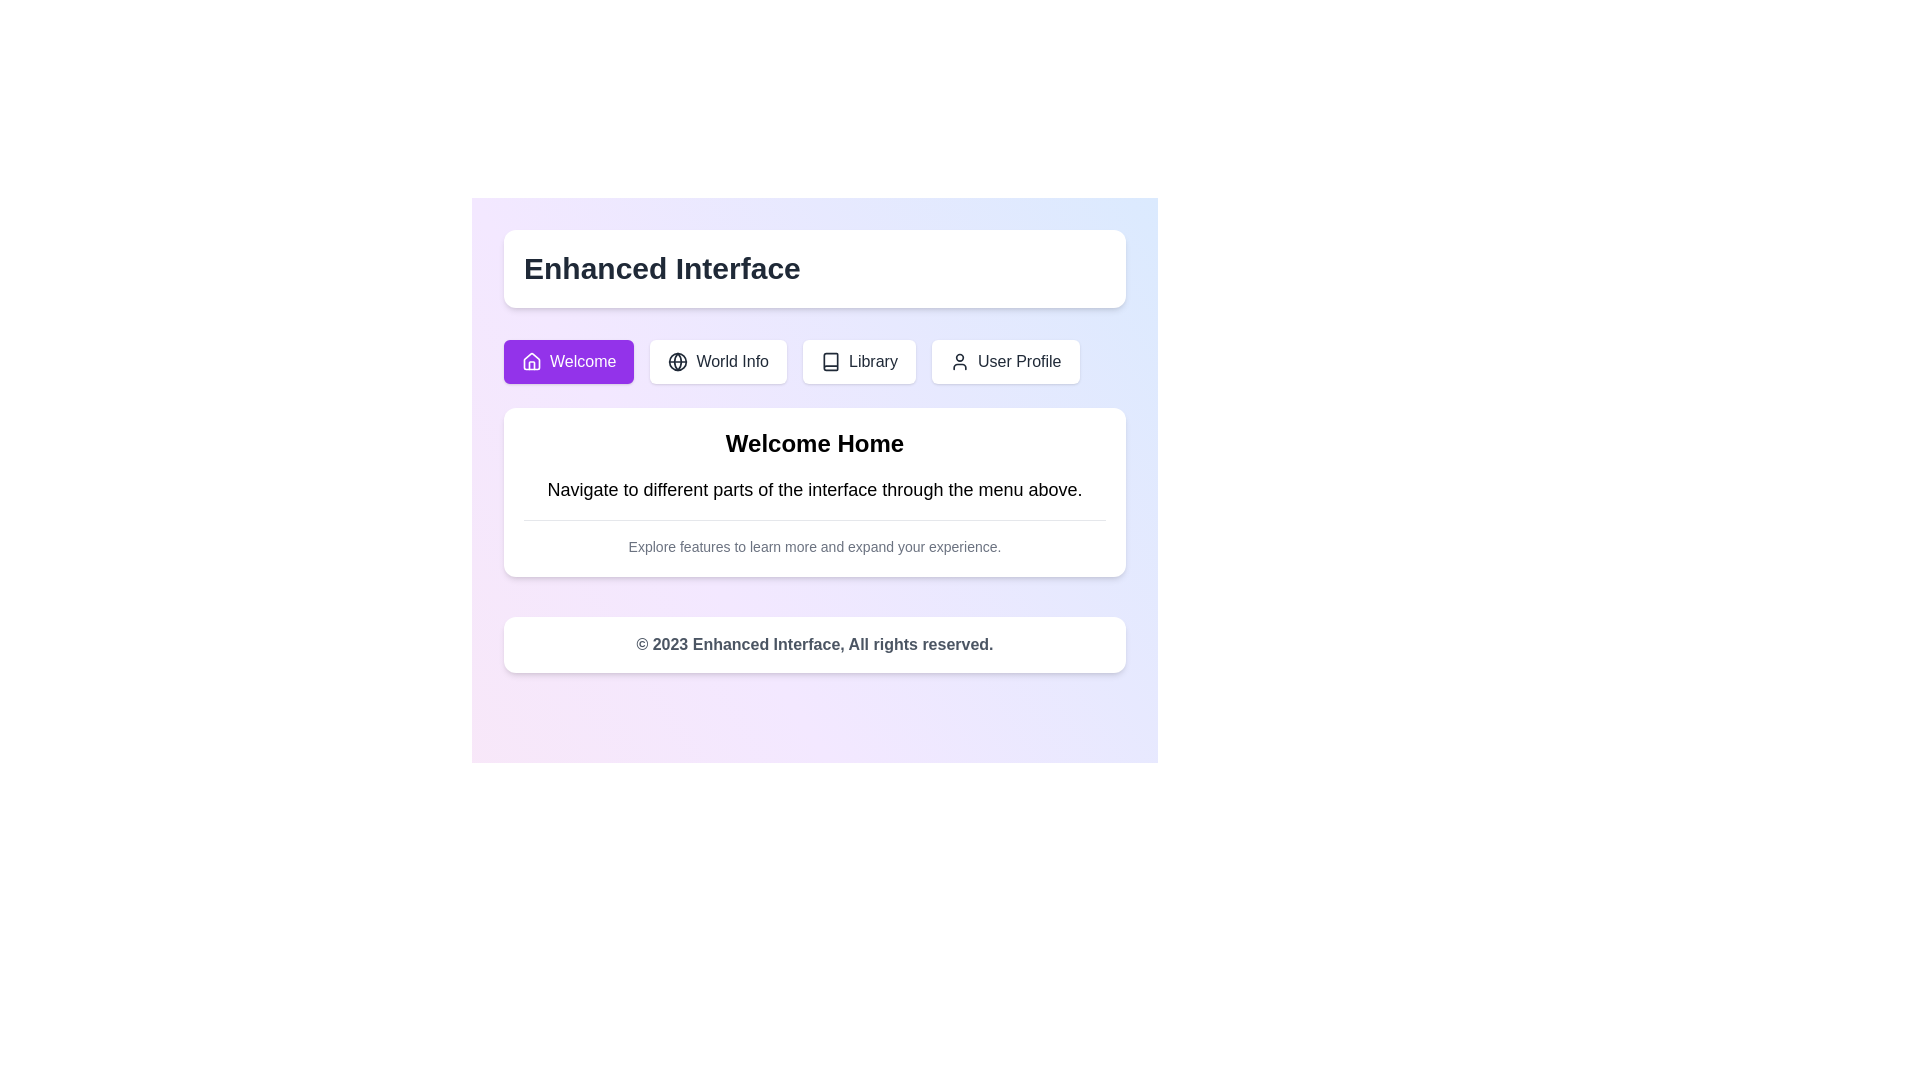 This screenshot has width=1920, height=1080. What do you see at coordinates (532, 361) in the screenshot?
I see `the house-shaped icon within the 'Welcome' button` at bounding box center [532, 361].